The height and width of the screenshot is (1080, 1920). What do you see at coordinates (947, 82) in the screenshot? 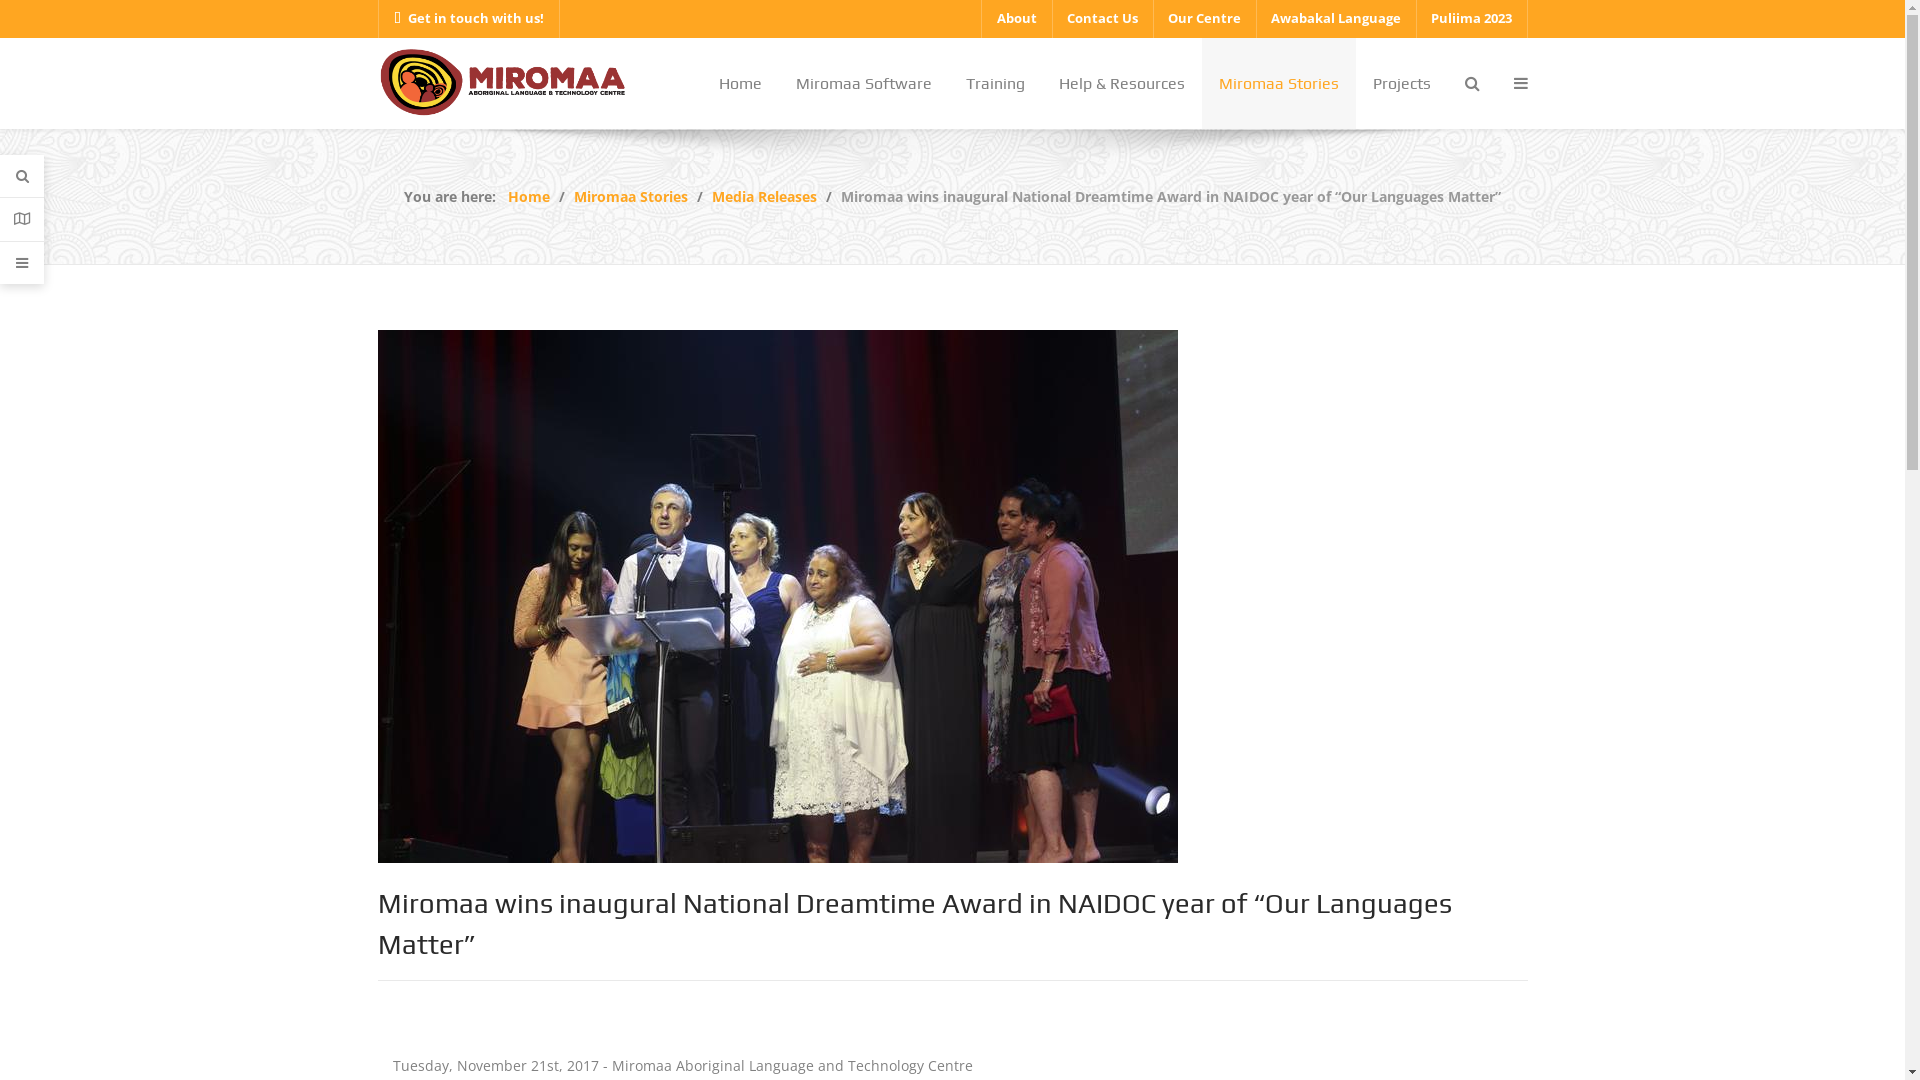
I see `'Training'` at bounding box center [947, 82].